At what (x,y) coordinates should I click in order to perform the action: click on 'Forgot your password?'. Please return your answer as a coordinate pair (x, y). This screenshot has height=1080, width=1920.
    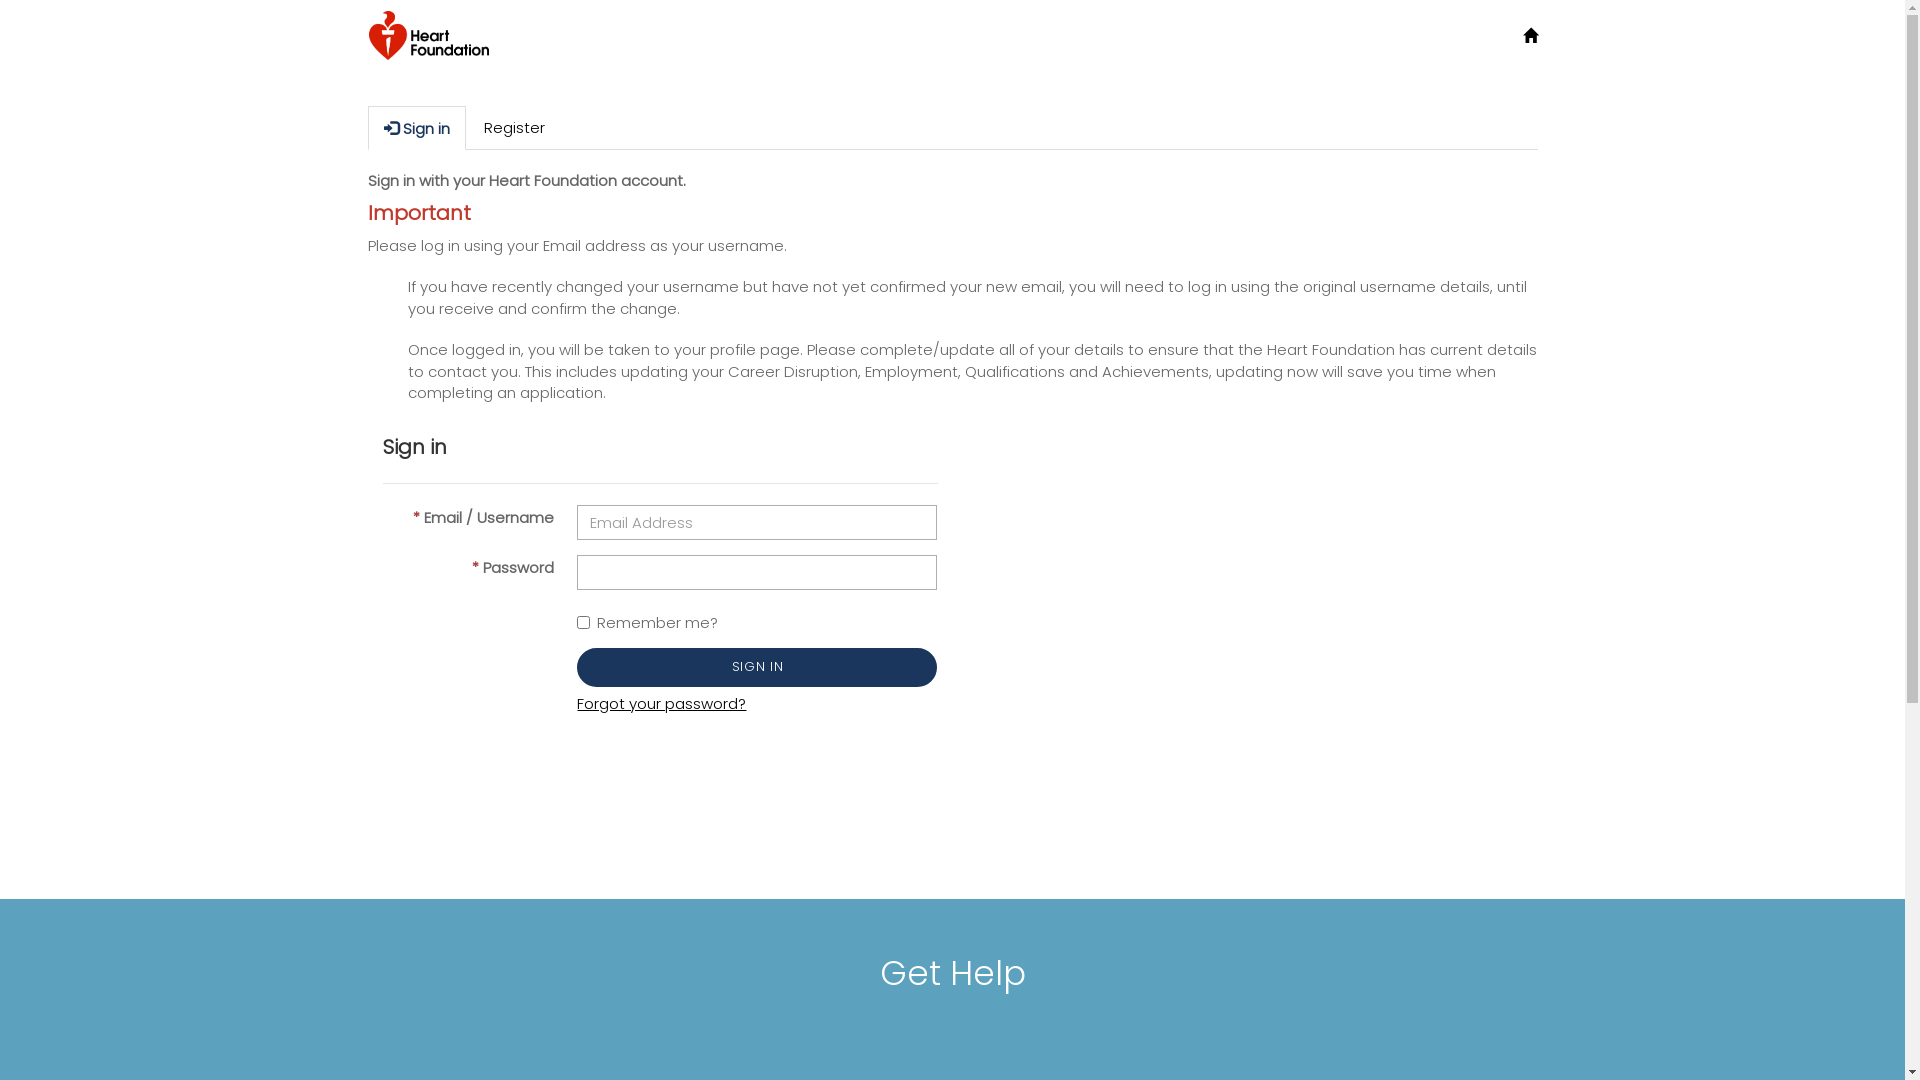
    Looking at the image, I should click on (661, 702).